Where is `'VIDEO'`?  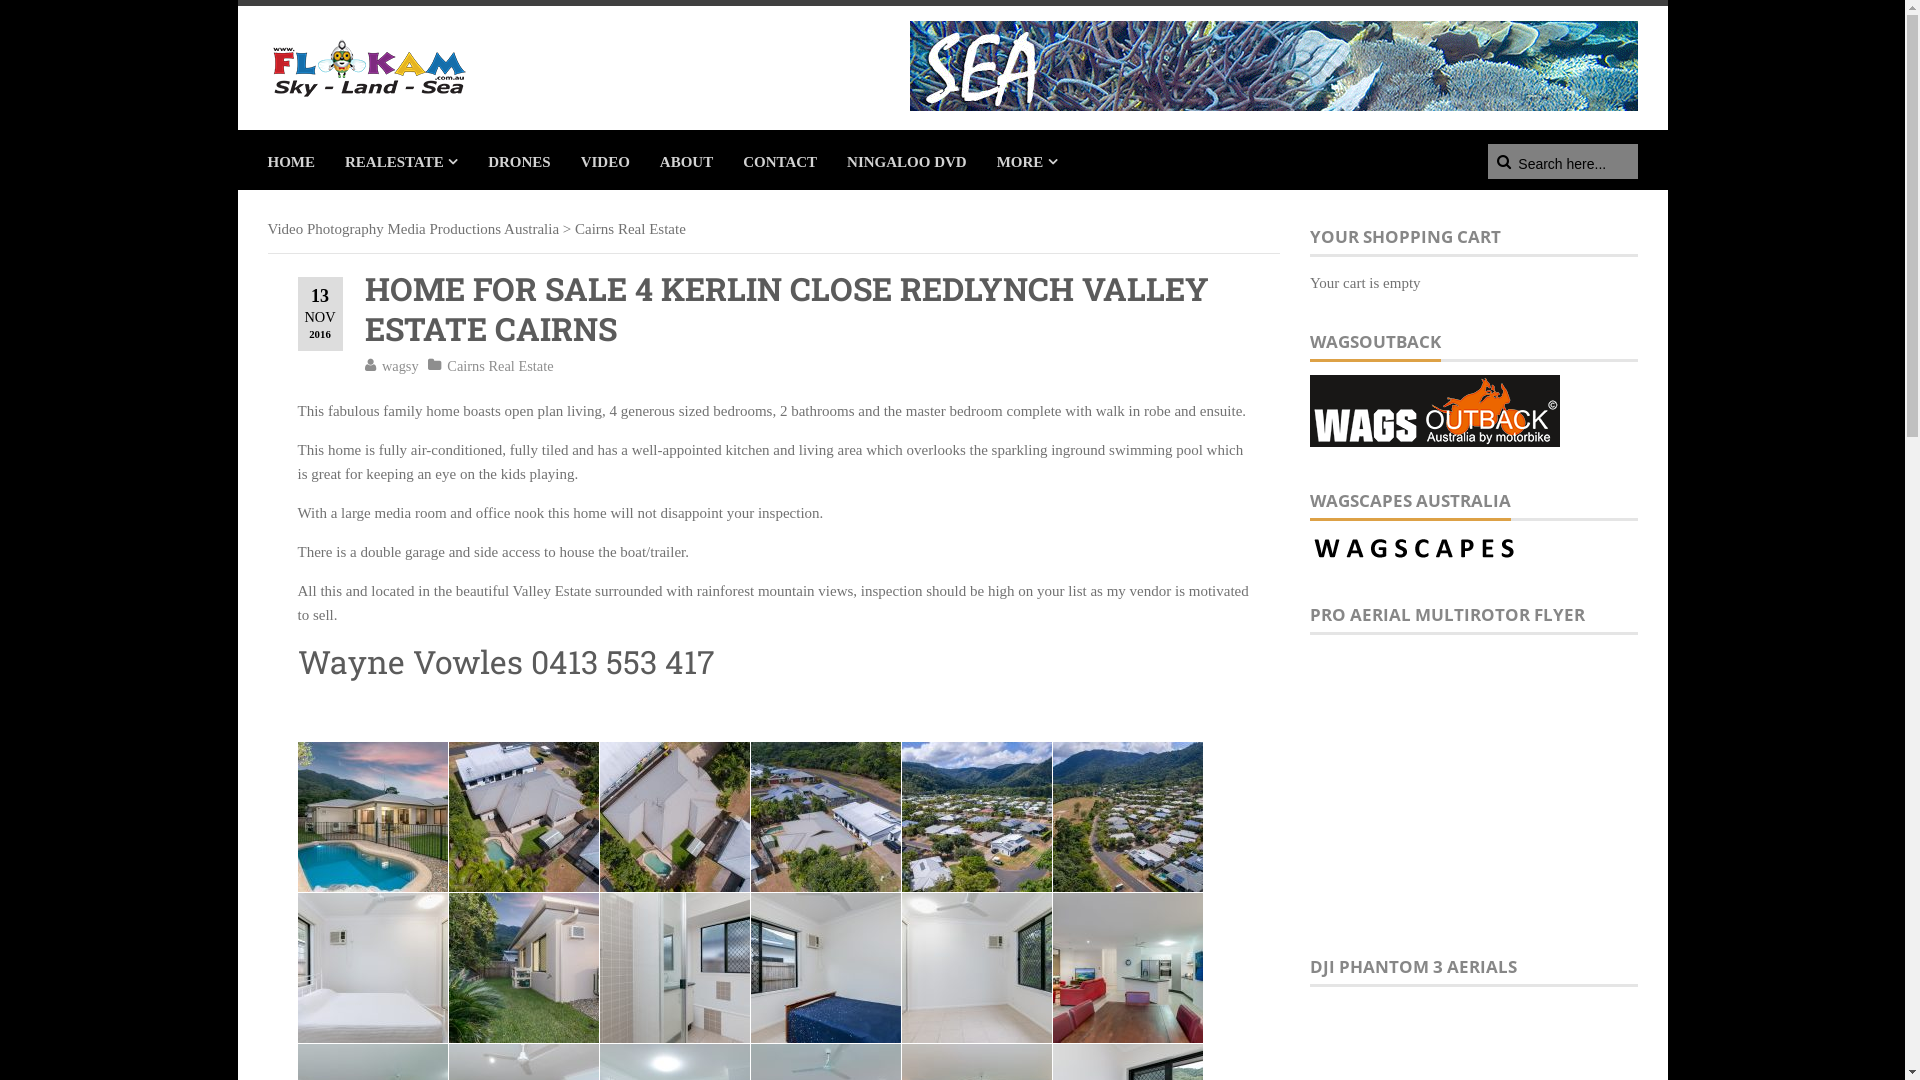
'VIDEO' is located at coordinates (604, 158).